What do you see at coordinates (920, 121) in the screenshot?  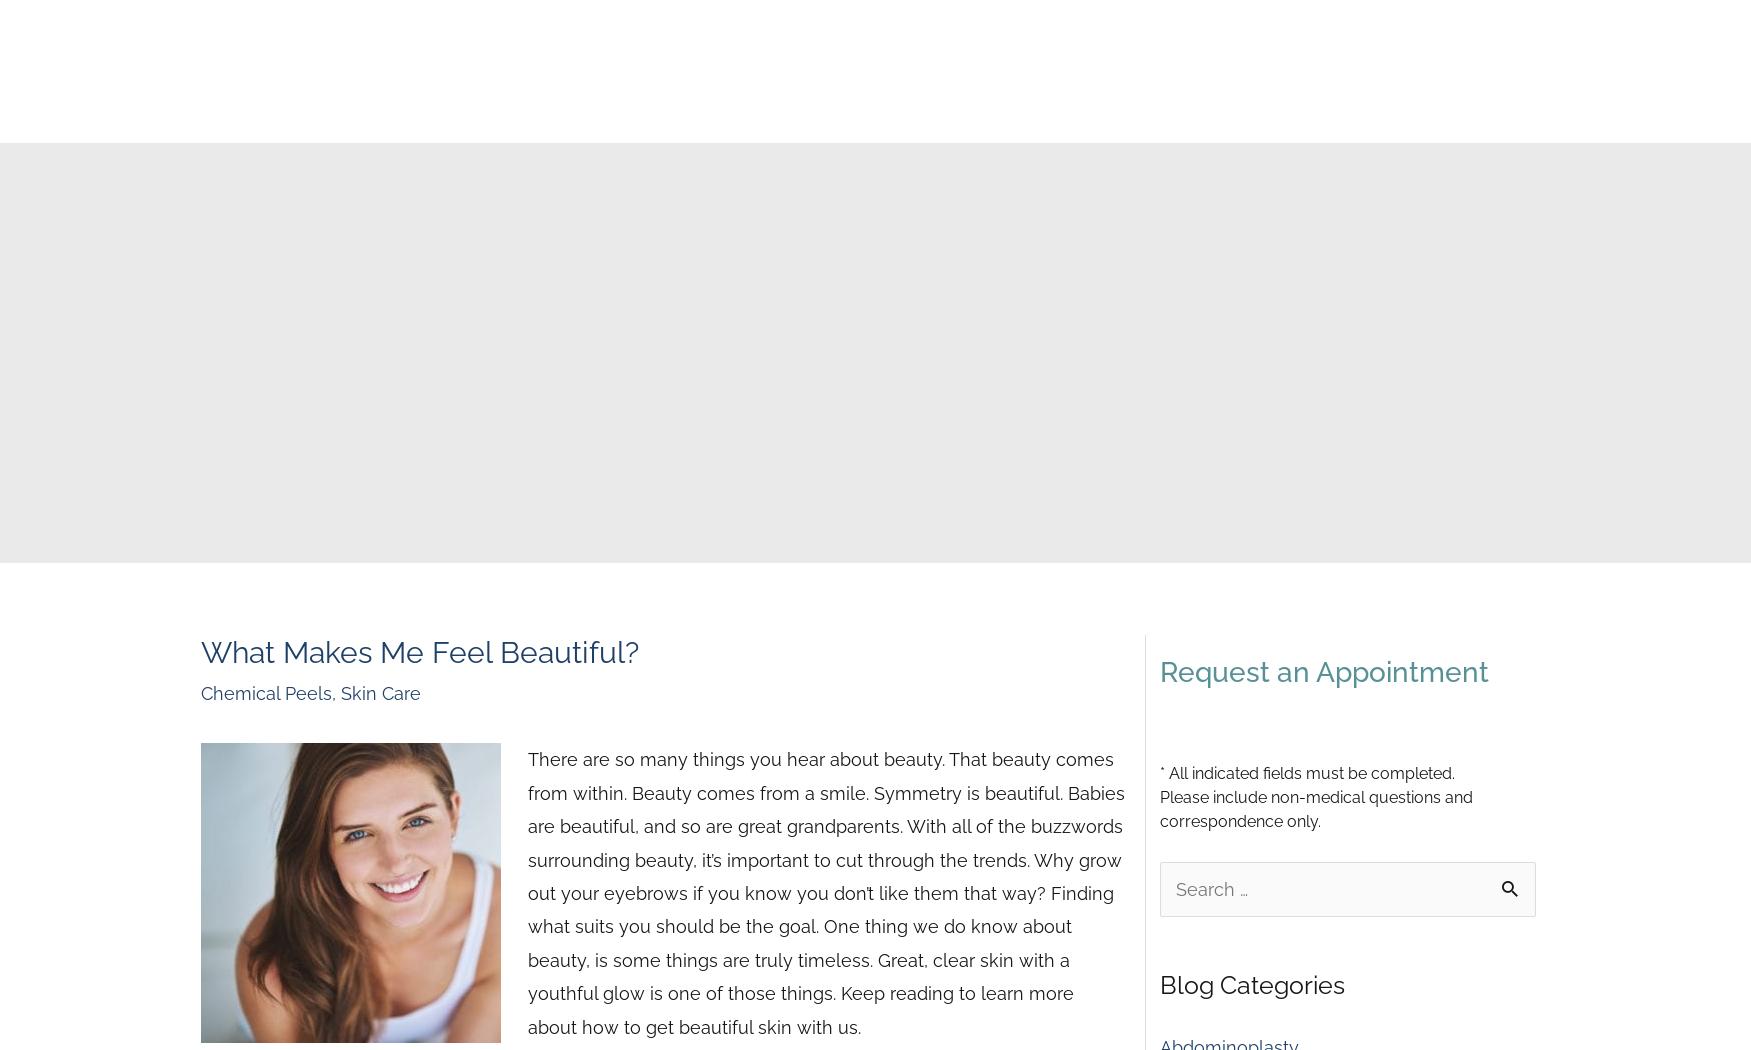 I see `'Financing'` at bounding box center [920, 121].